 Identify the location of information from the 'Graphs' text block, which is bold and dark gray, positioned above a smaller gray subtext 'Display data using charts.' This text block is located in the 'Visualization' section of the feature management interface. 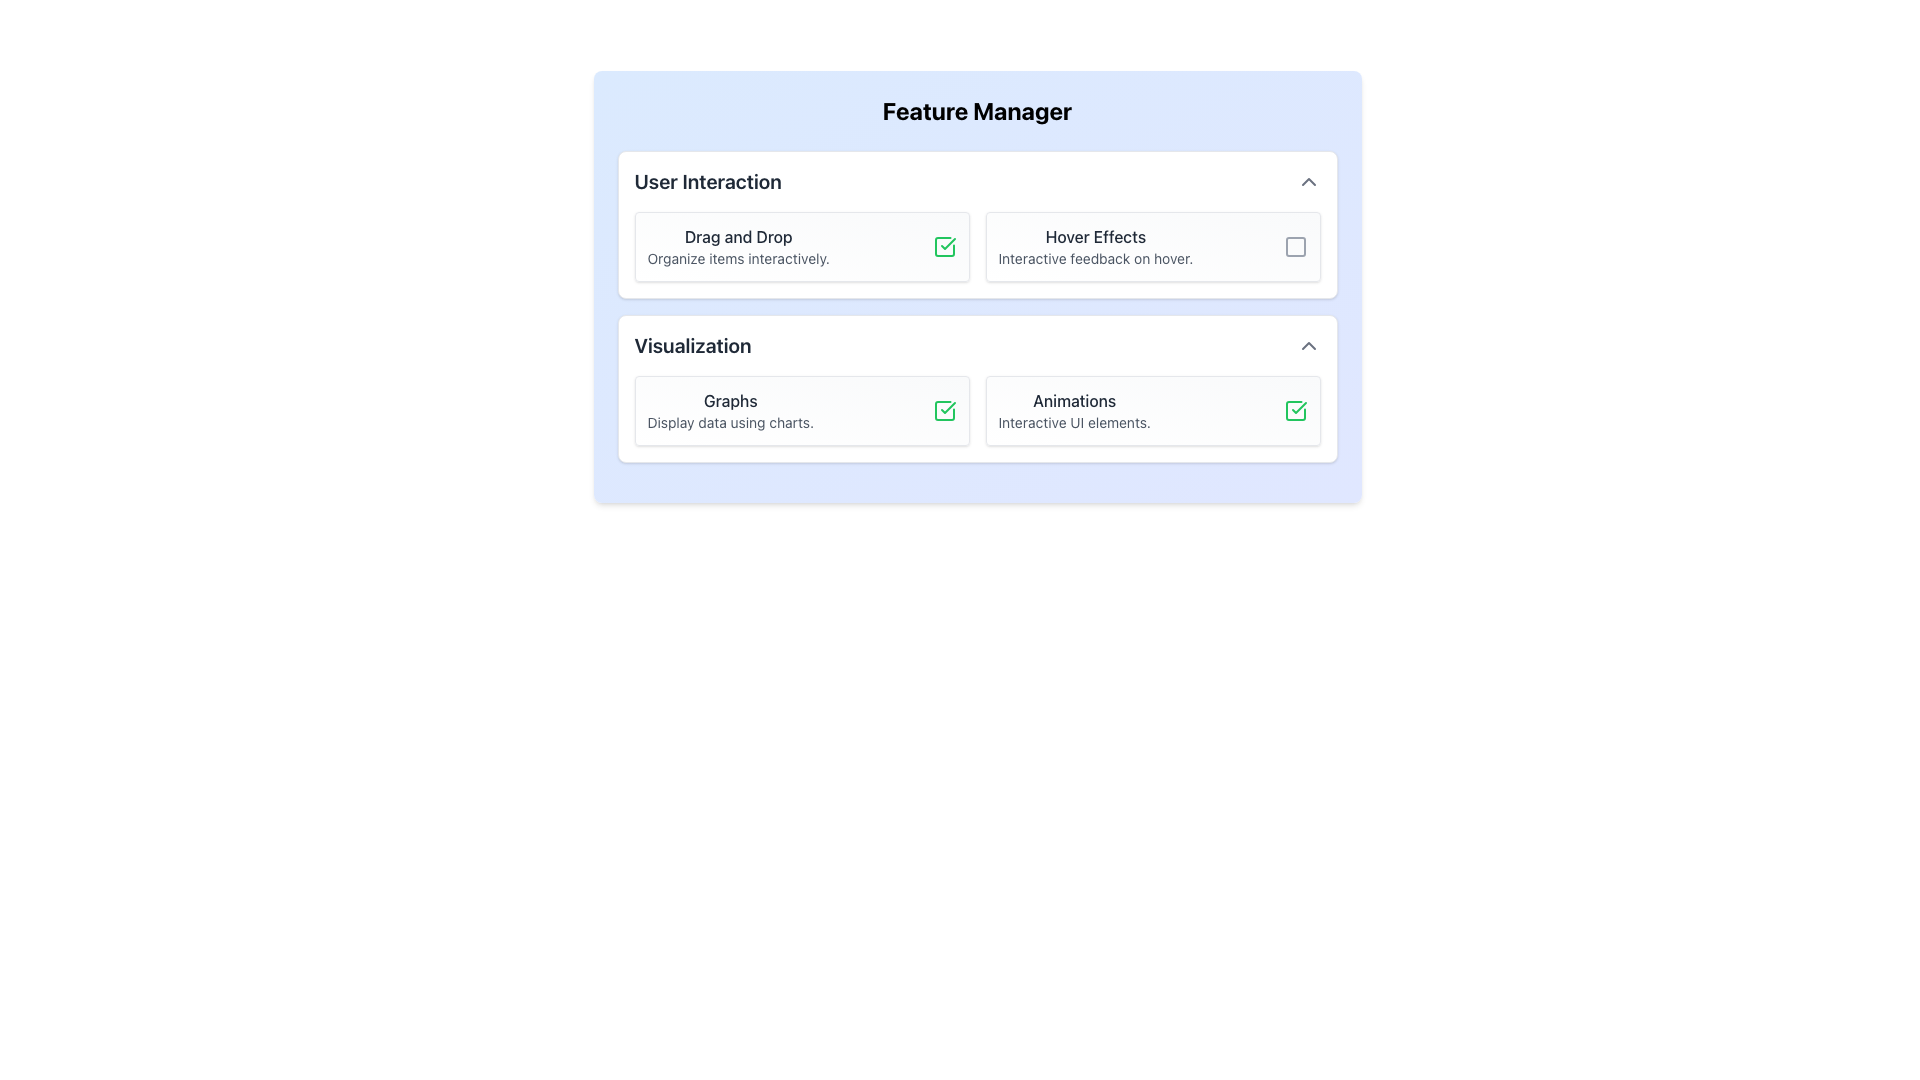
(729, 410).